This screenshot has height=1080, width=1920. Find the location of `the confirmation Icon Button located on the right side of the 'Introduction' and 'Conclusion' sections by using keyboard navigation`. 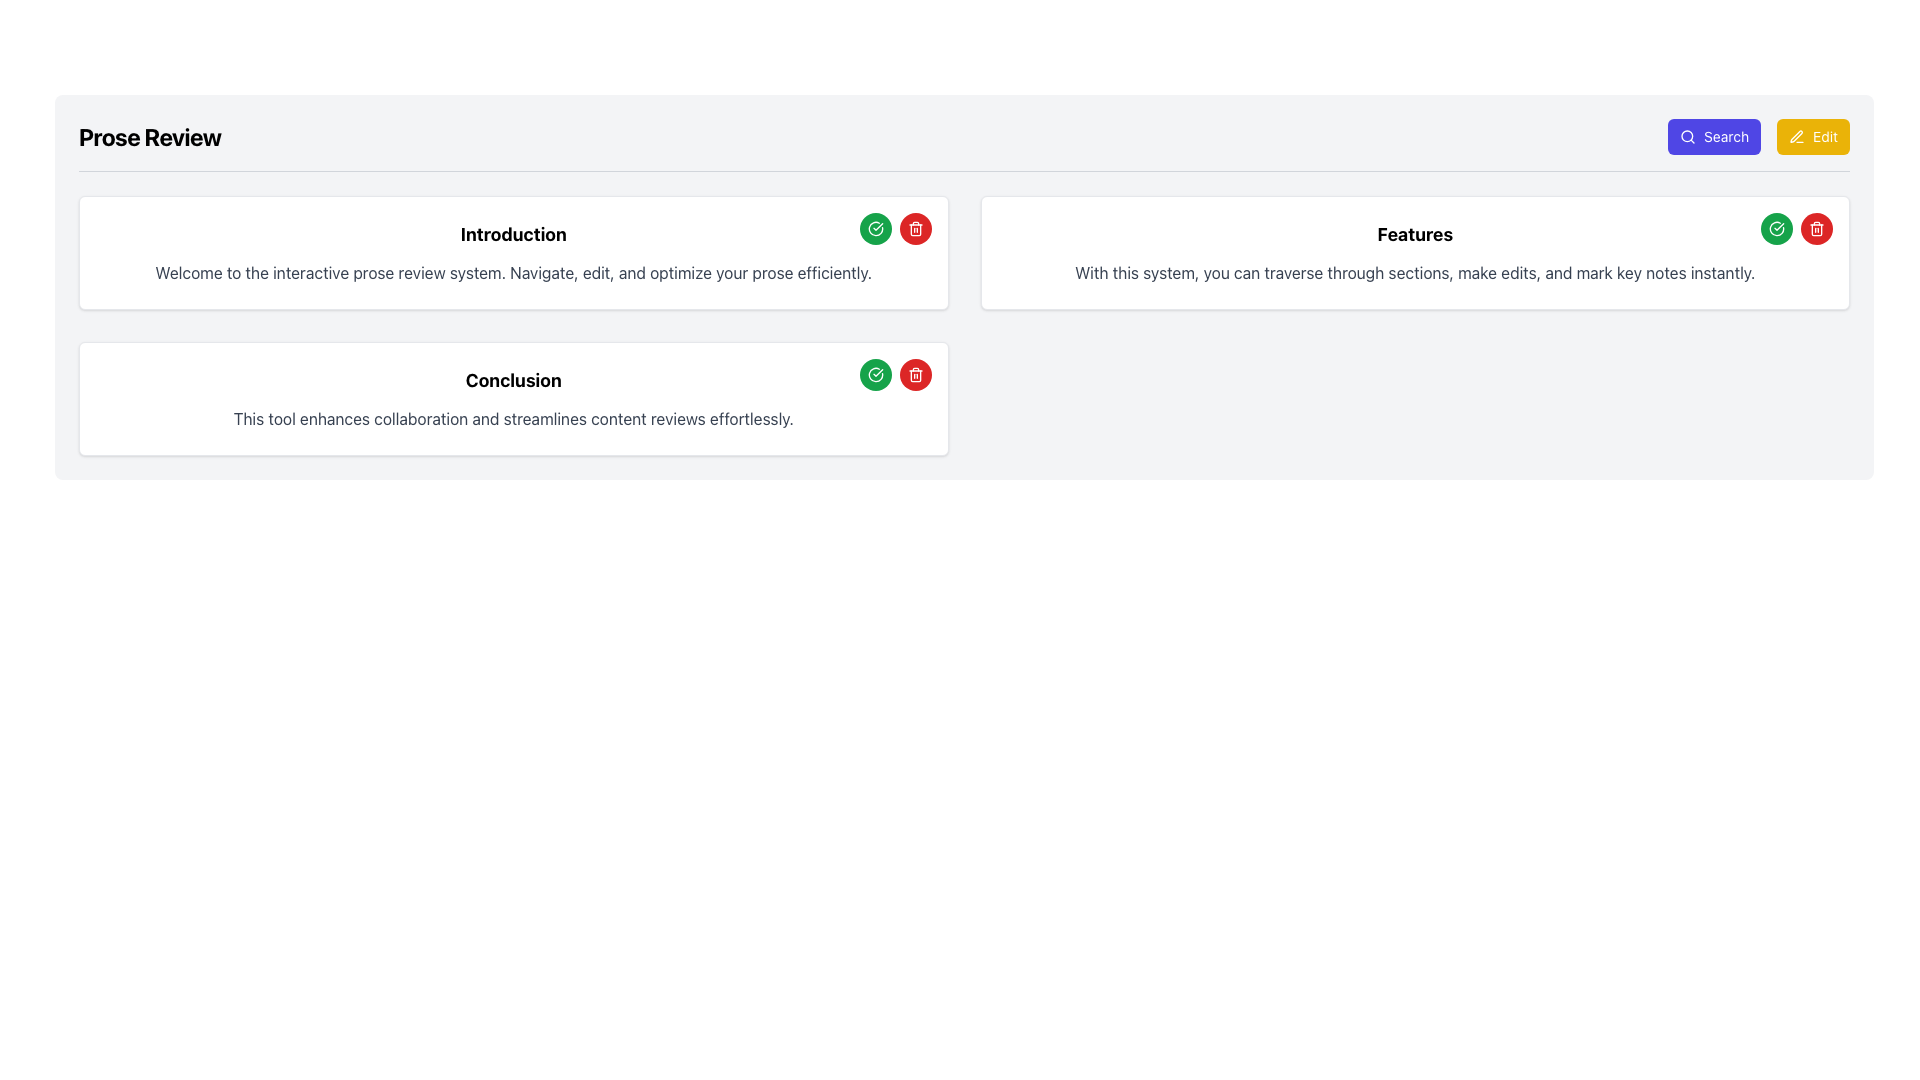

the confirmation Icon Button located on the right side of the 'Introduction' and 'Conclusion' sections by using keyboard navigation is located at coordinates (875, 227).